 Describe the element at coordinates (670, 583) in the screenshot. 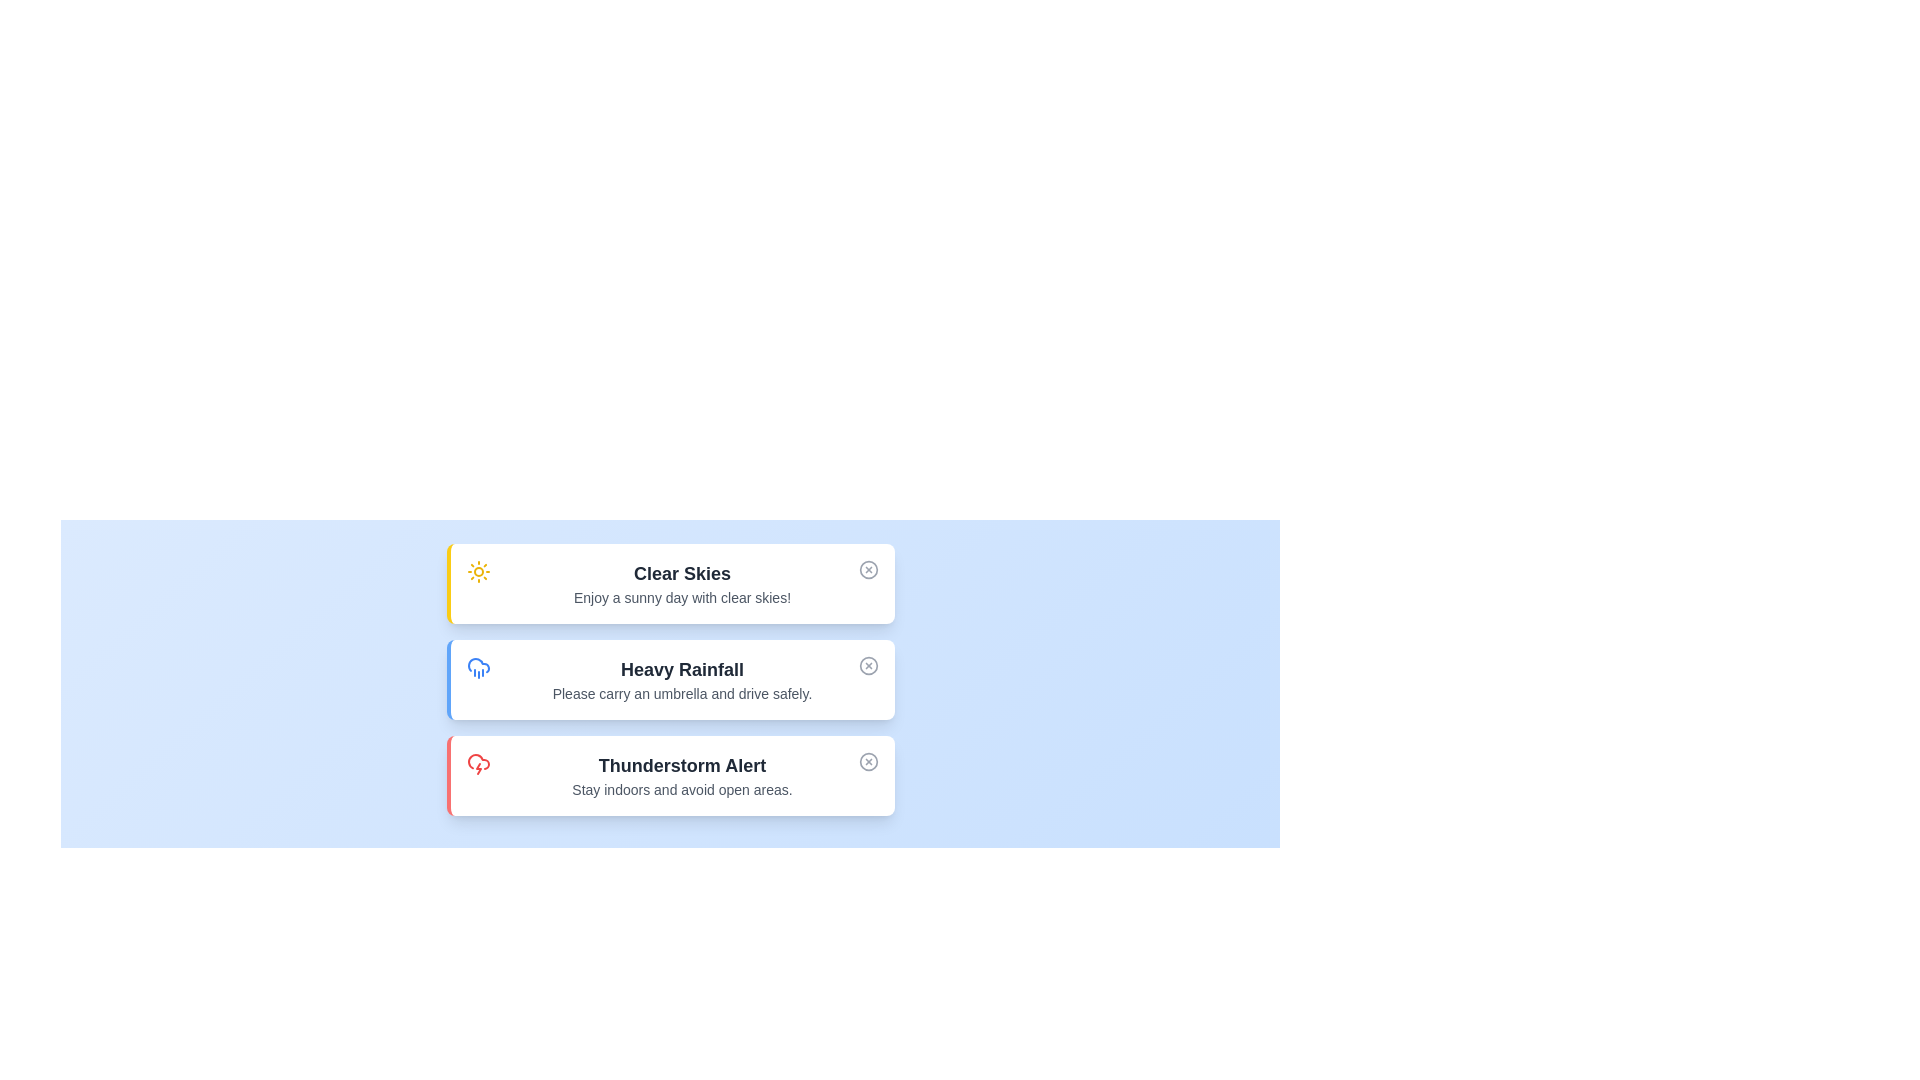

I see `the alert titled 'Clear Skies' to read its details` at that location.